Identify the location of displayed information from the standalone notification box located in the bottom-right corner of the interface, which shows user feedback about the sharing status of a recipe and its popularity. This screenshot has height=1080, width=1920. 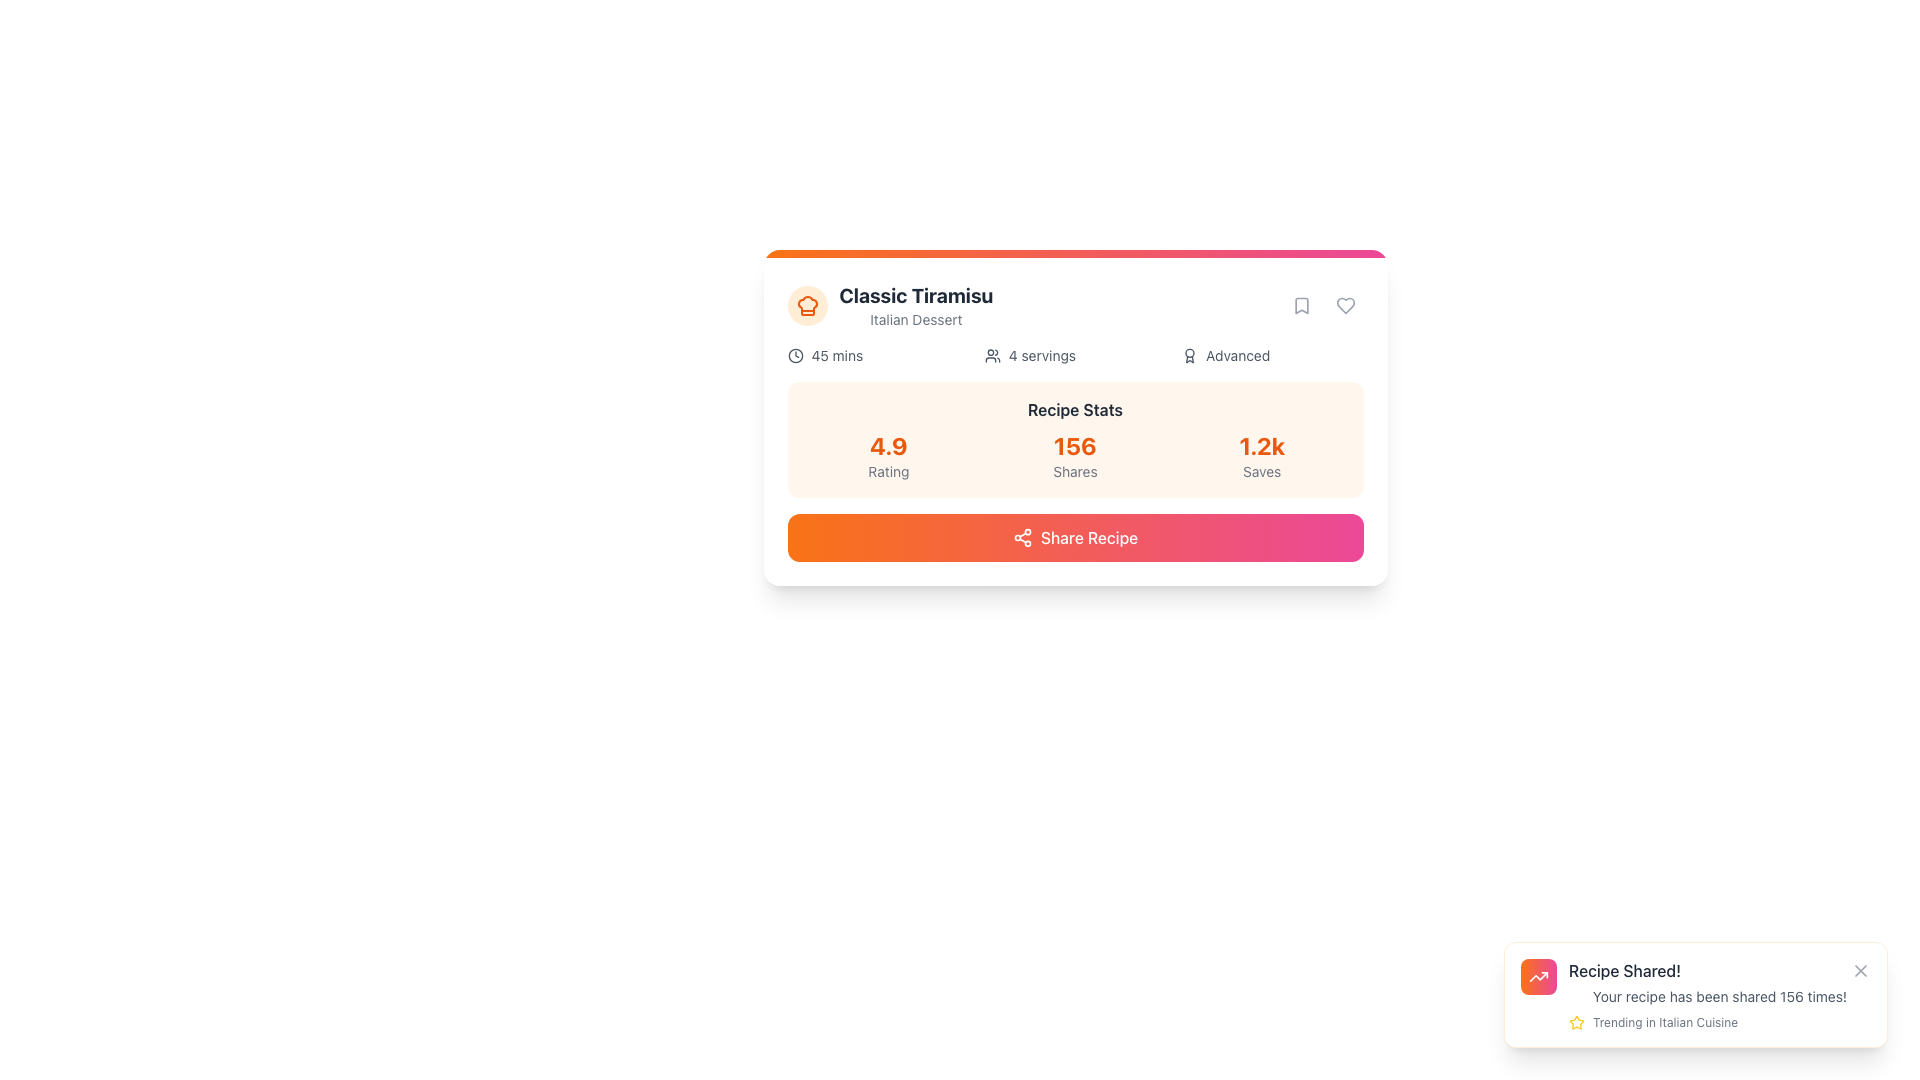
(1694, 995).